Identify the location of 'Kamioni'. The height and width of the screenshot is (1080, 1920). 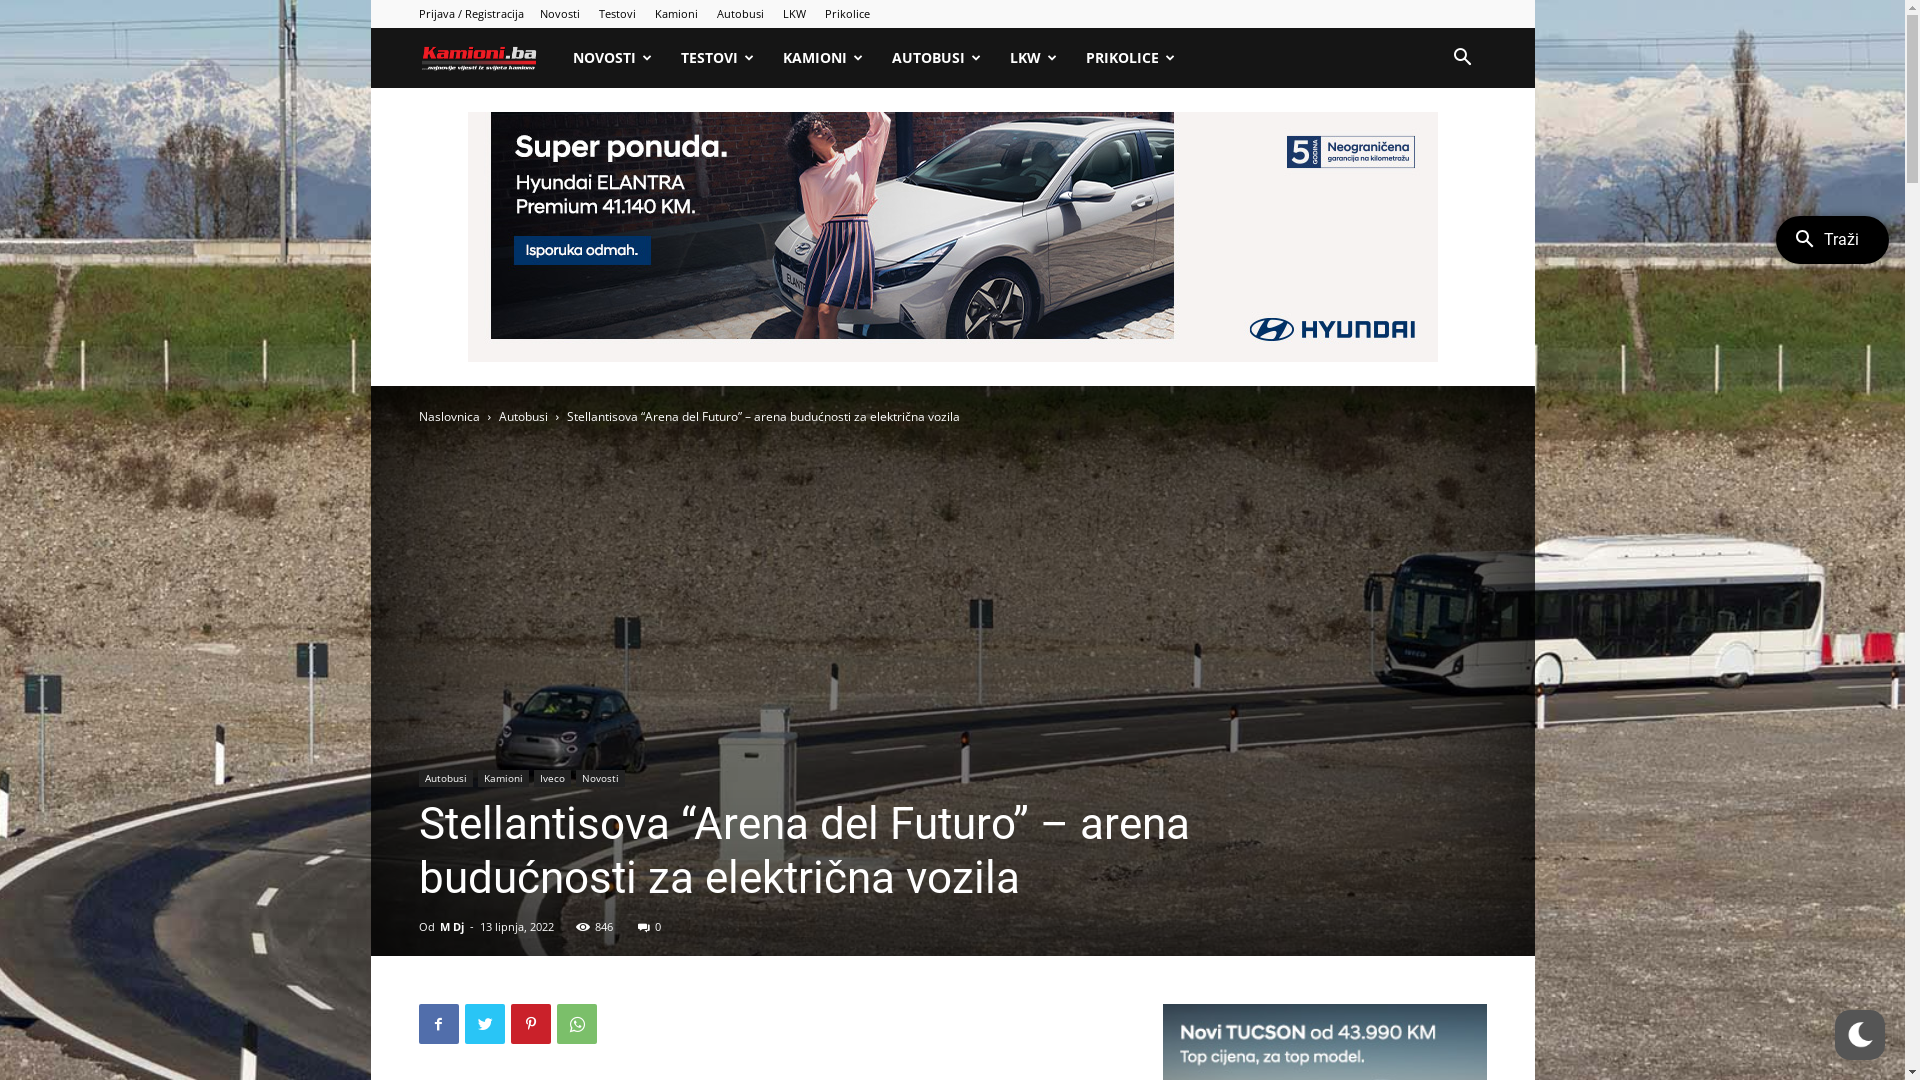
(503, 777).